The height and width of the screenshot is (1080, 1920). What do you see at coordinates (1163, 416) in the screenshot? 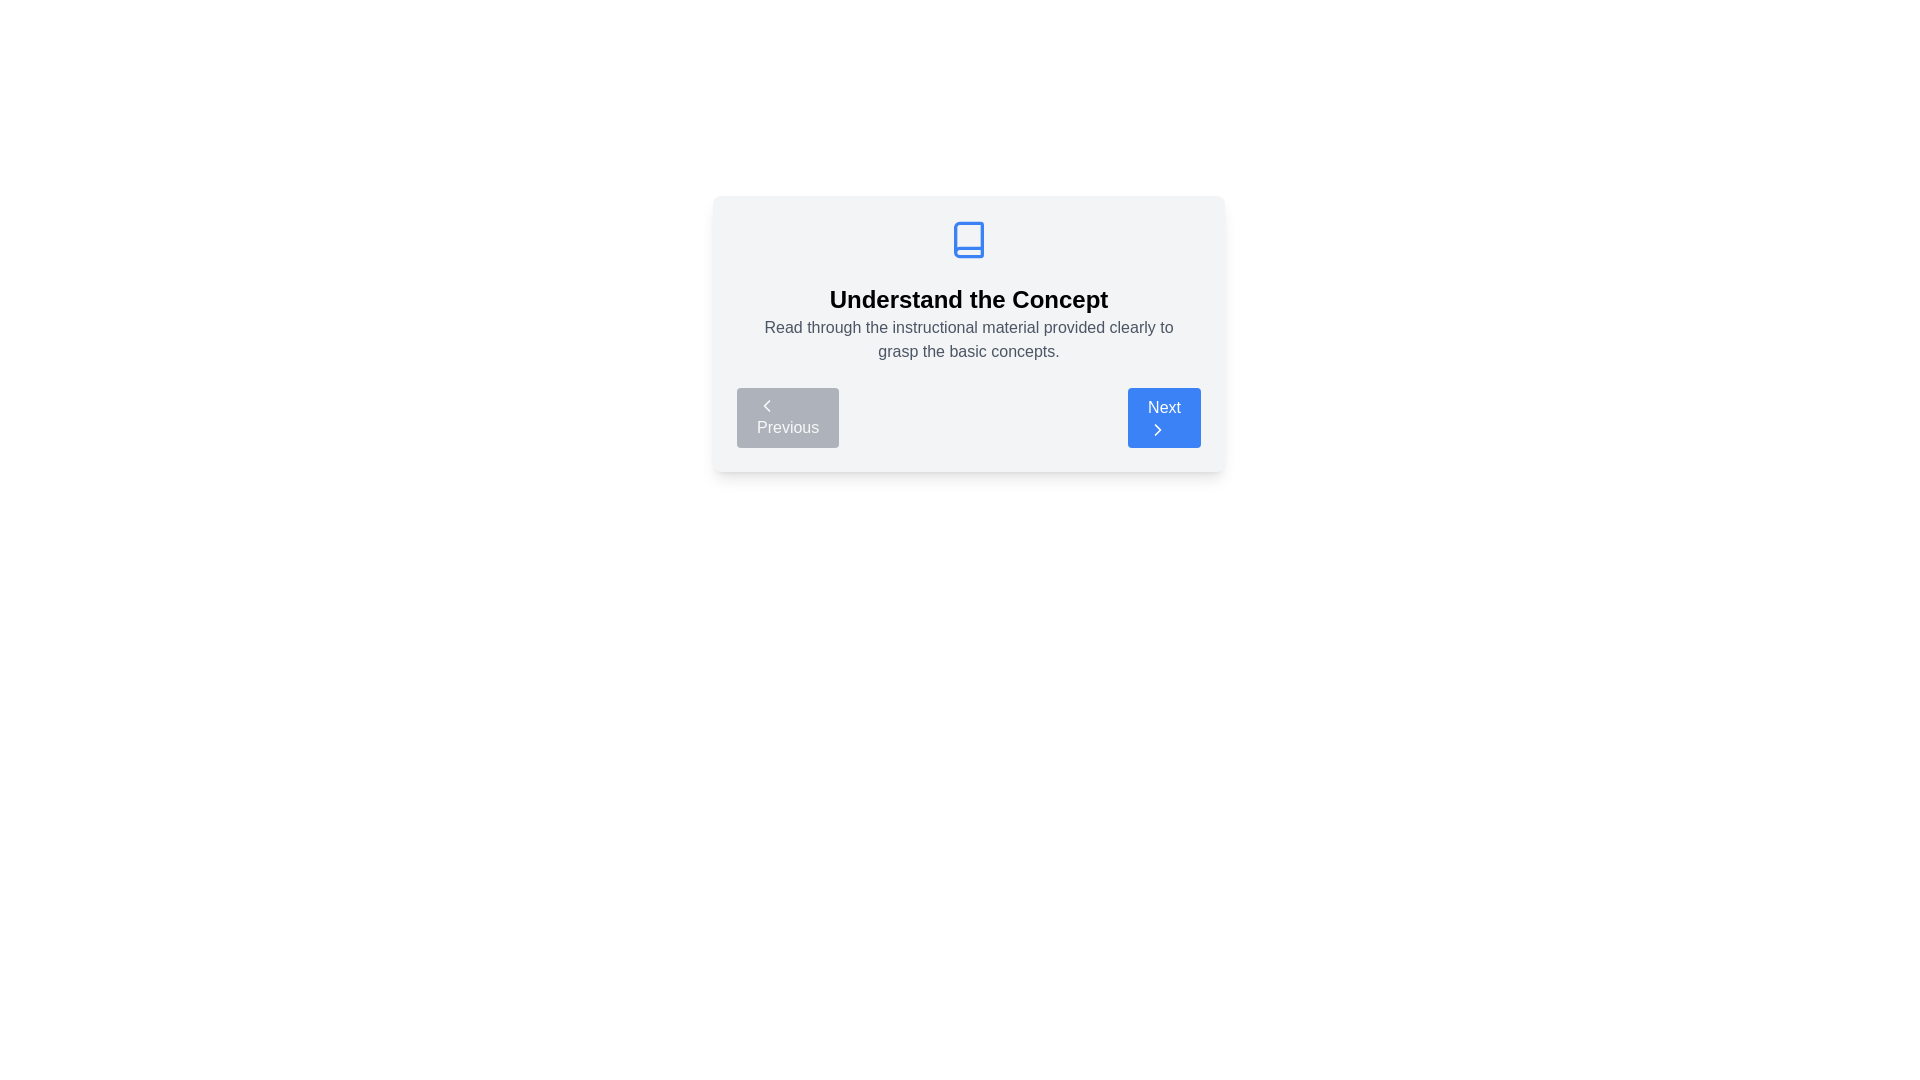
I see `the 'Next' button to navigate to the next step` at bounding box center [1163, 416].